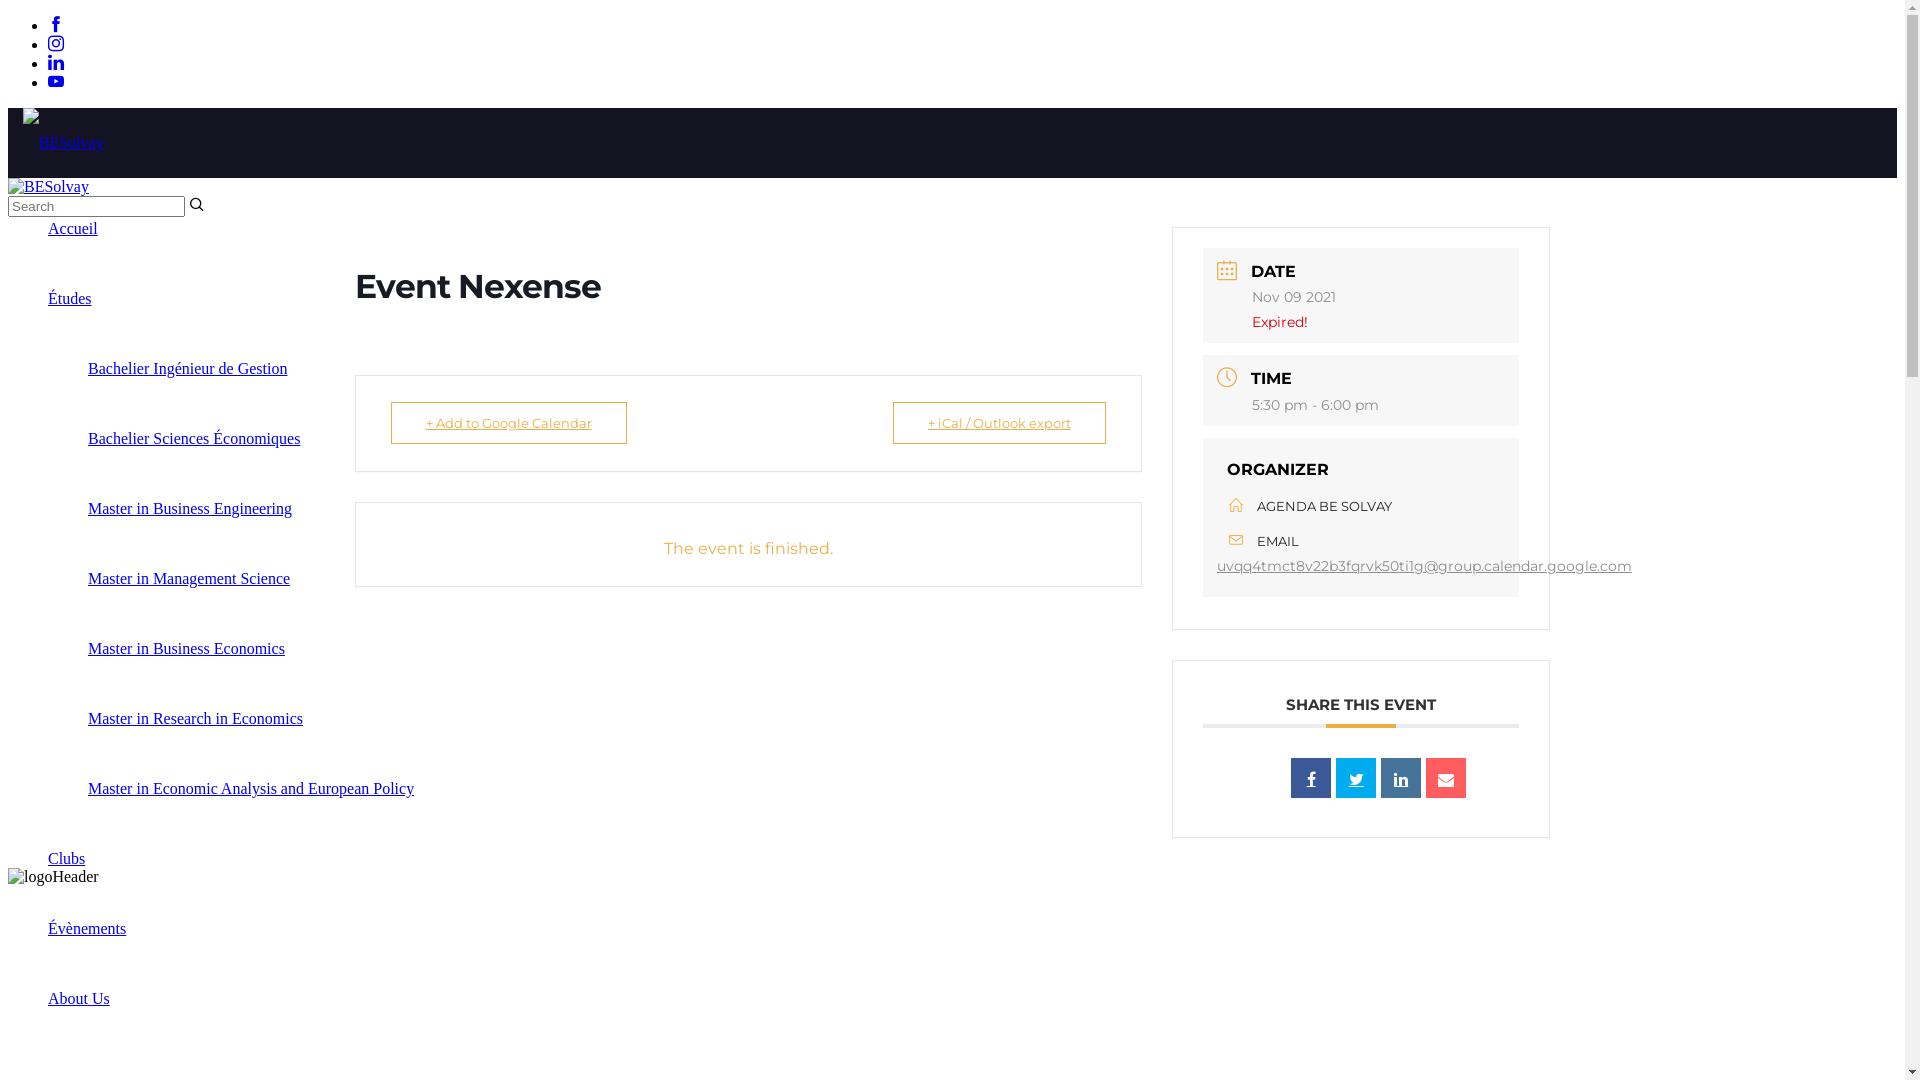 This screenshot has width=1920, height=1080. Describe the element at coordinates (86, 648) in the screenshot. I see `'Master in Business Economics'` at that location.